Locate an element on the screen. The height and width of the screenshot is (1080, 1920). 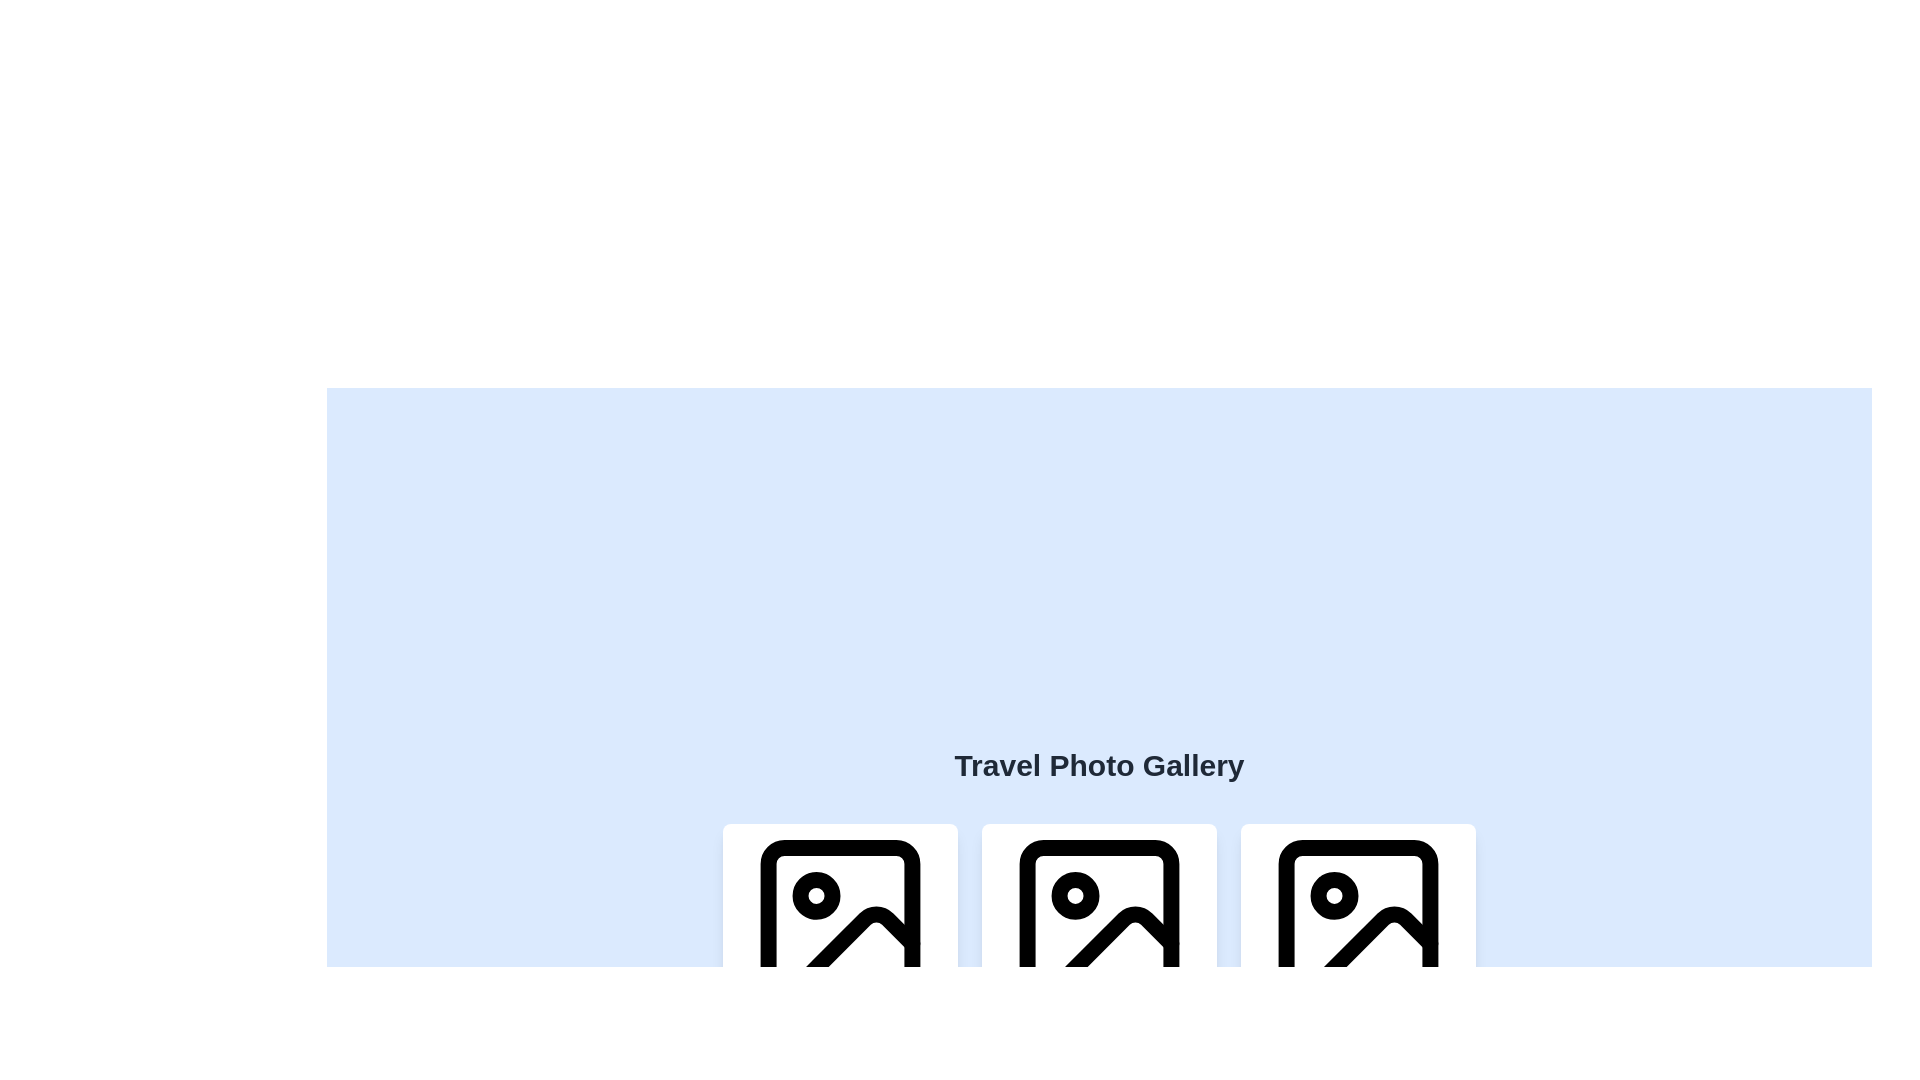
the SVG icon representing an image or photo frame, styled in a simple outlined design, located on the left side of the horizontal layout near the 'Travel Photo Gallery' heading is located at coordinates (840, 920).